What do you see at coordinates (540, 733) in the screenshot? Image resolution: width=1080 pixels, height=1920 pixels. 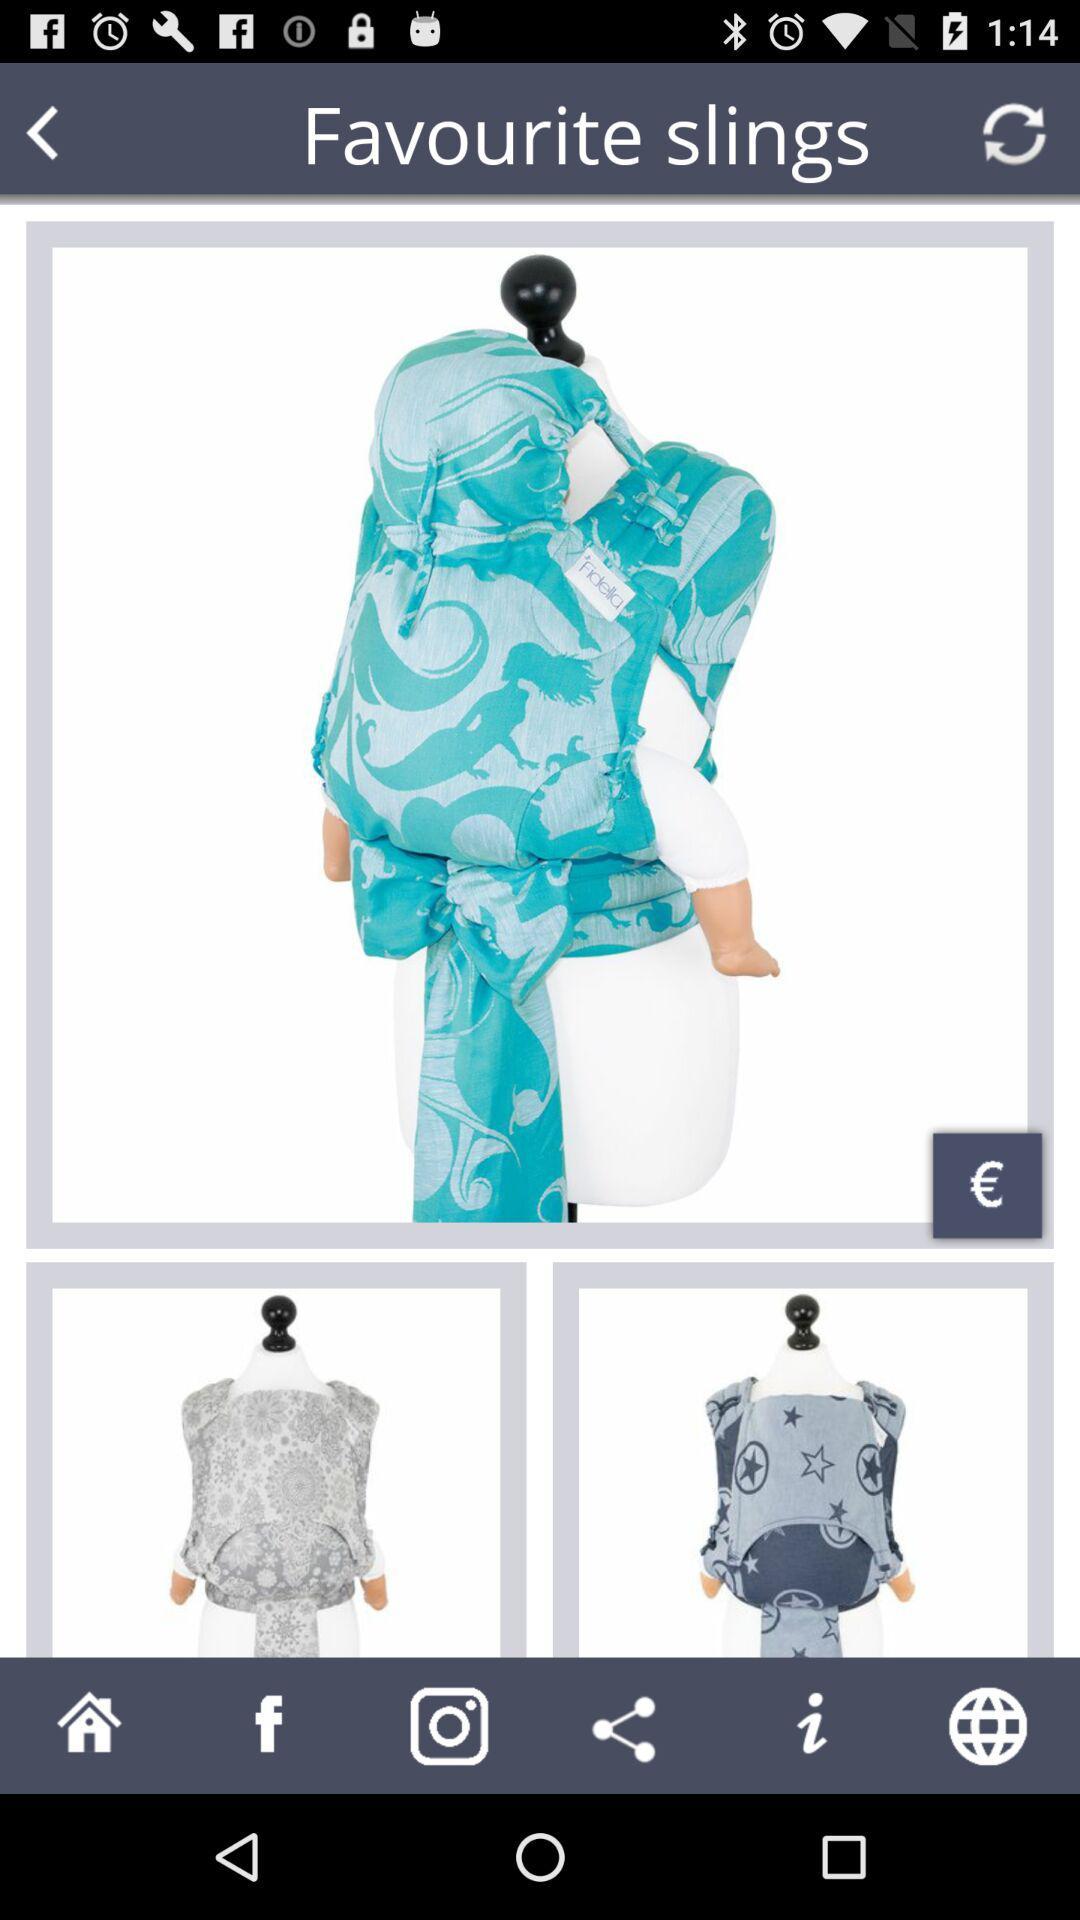 I see `zoom in on image` at bounding box center [540, 733].